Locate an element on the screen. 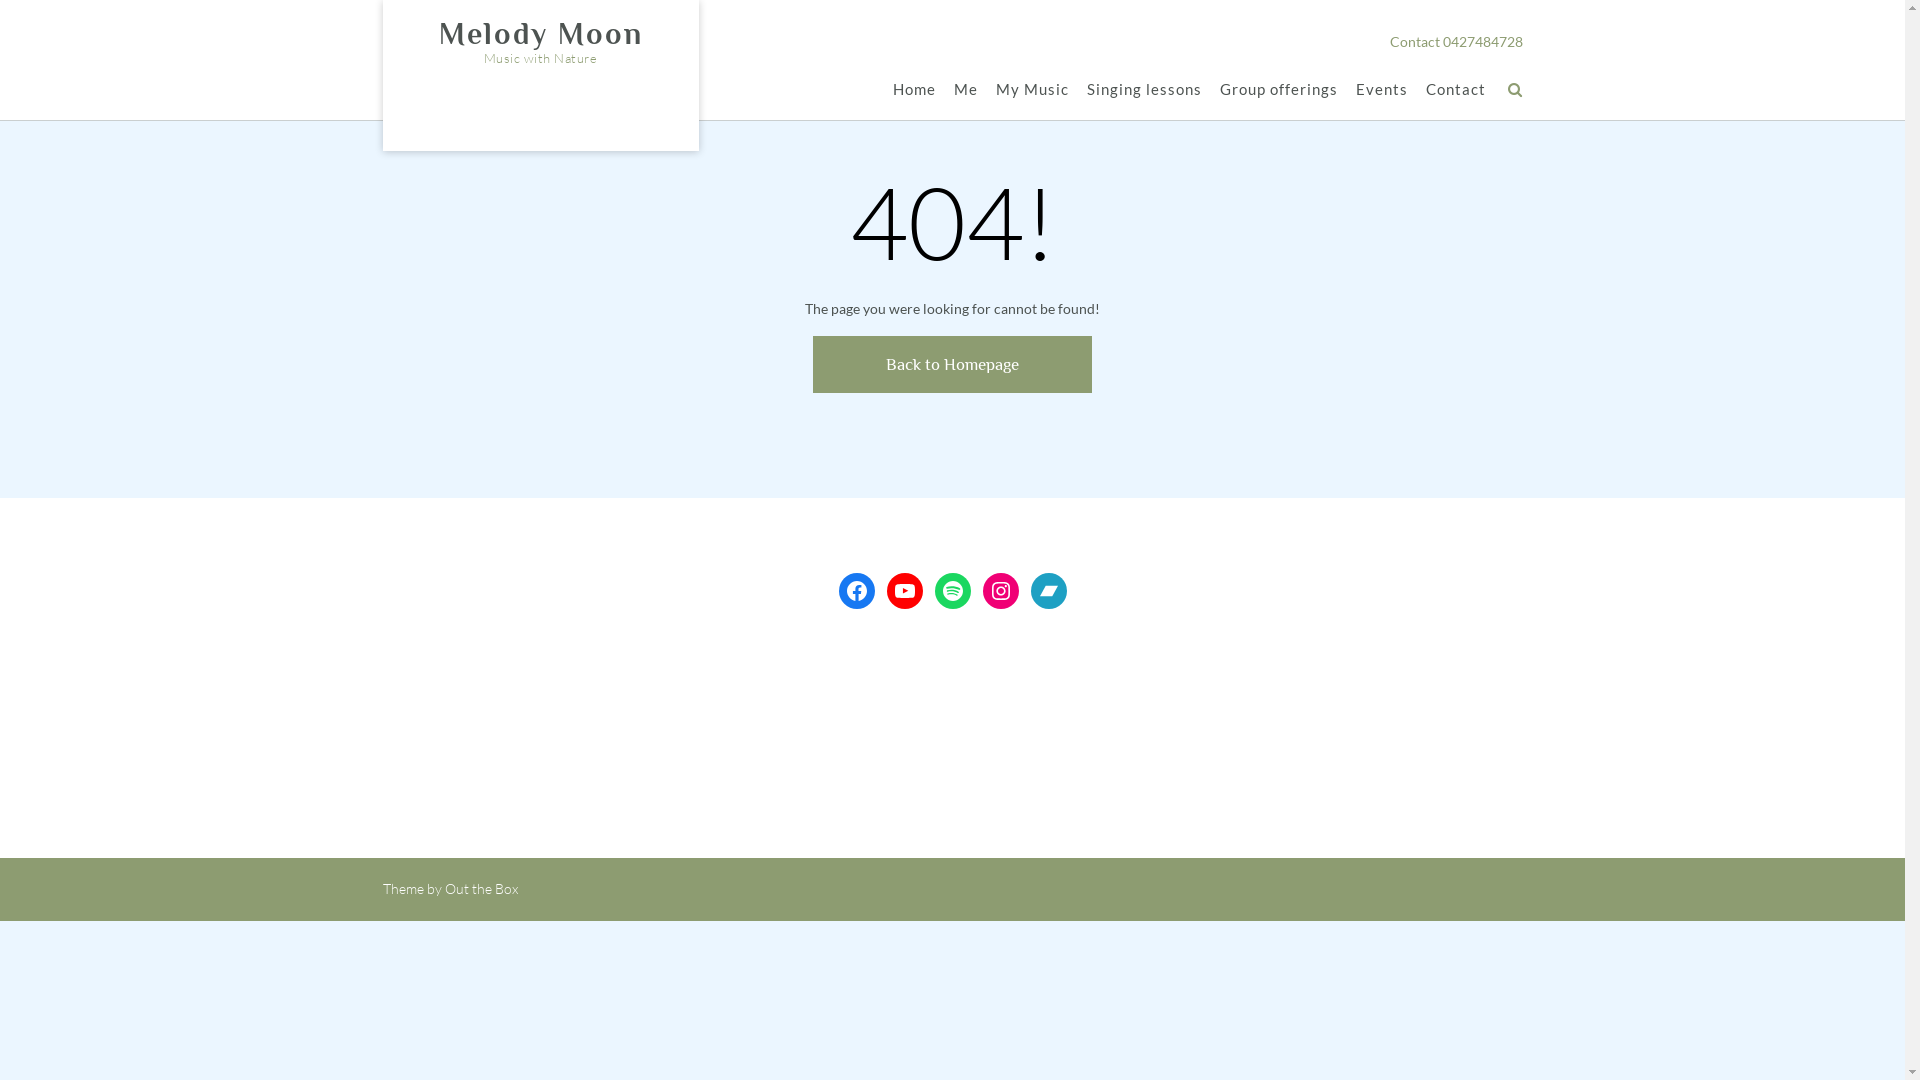  'Out the Box' is located at coordinates (443, 887).